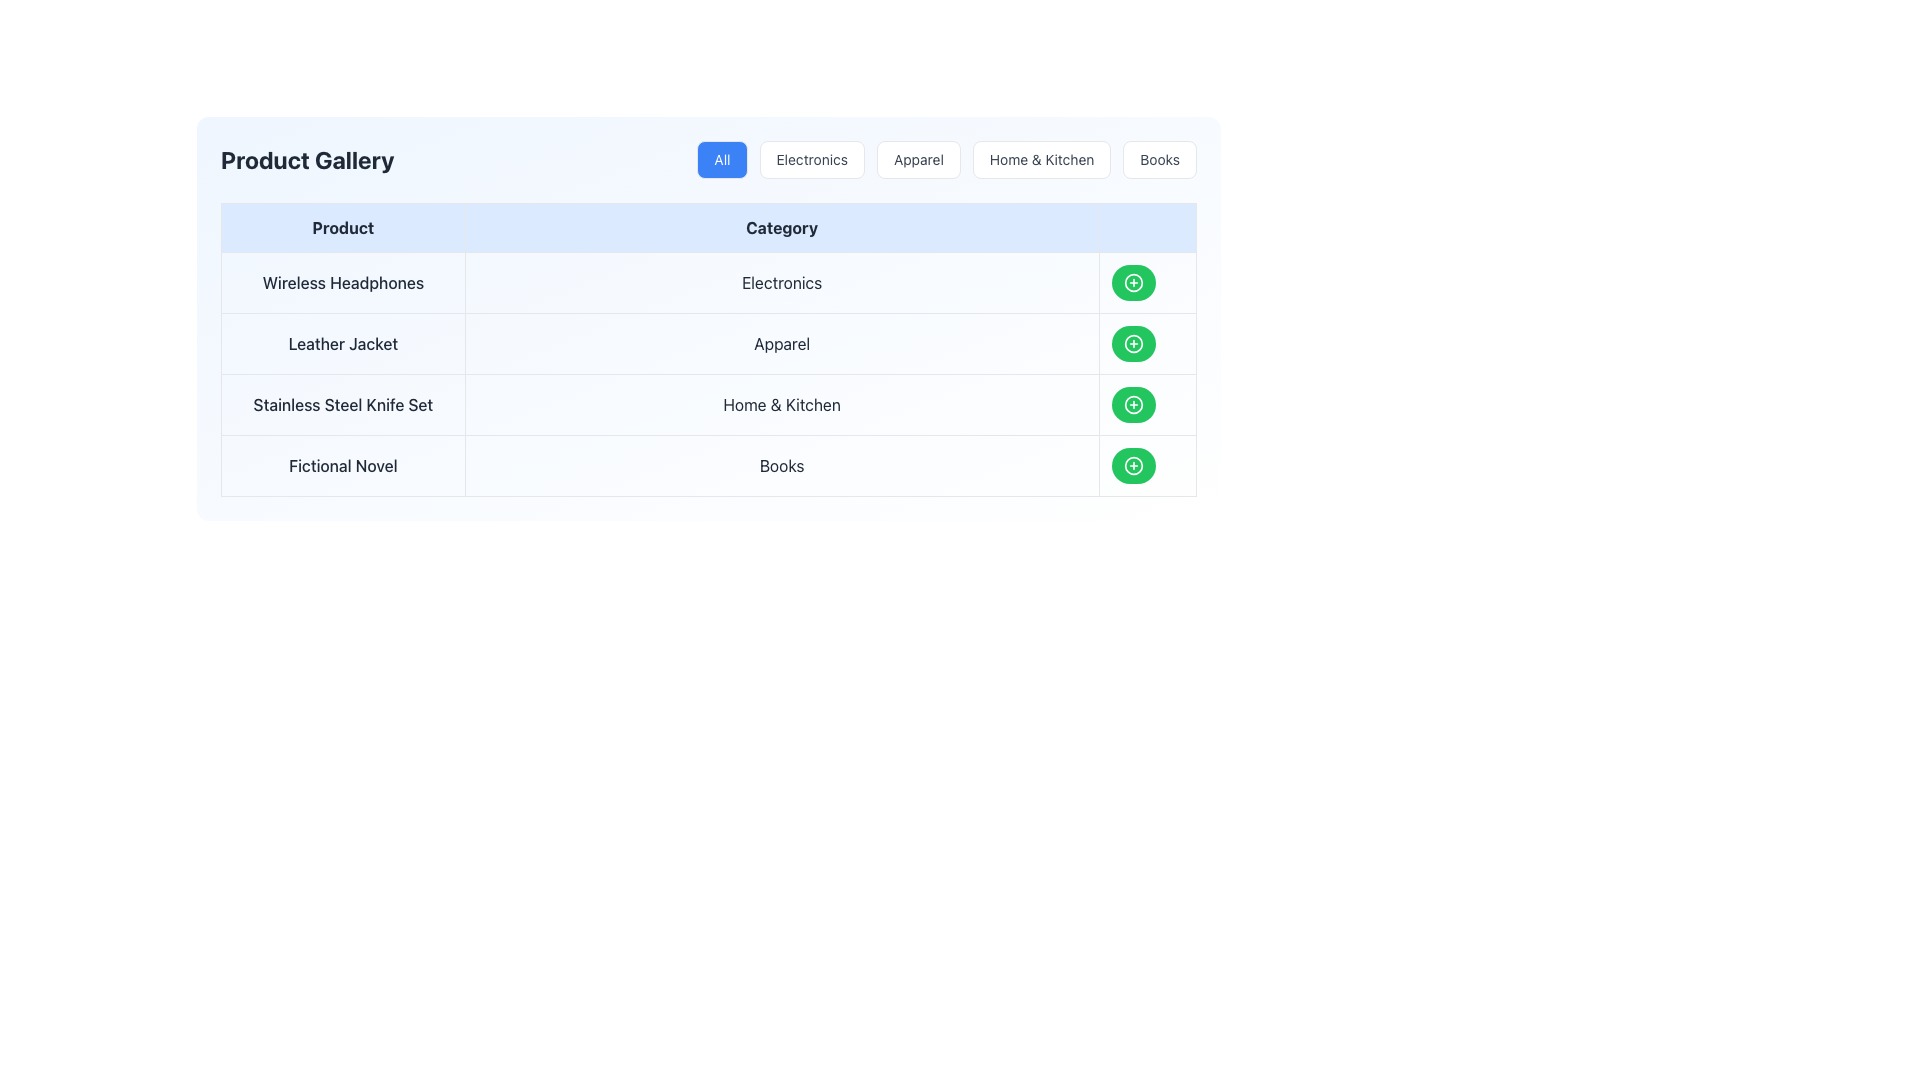 The width and height of the screenshot is (1920, 1080). Describe the element at coordinates (709, 405) in the screenshot. I see `the textual block displaying product information located in the third row of the table, which spans two columns and is positioned between 'Leather JacketApparel' and 'Fictional NovelBooks'` at that location.